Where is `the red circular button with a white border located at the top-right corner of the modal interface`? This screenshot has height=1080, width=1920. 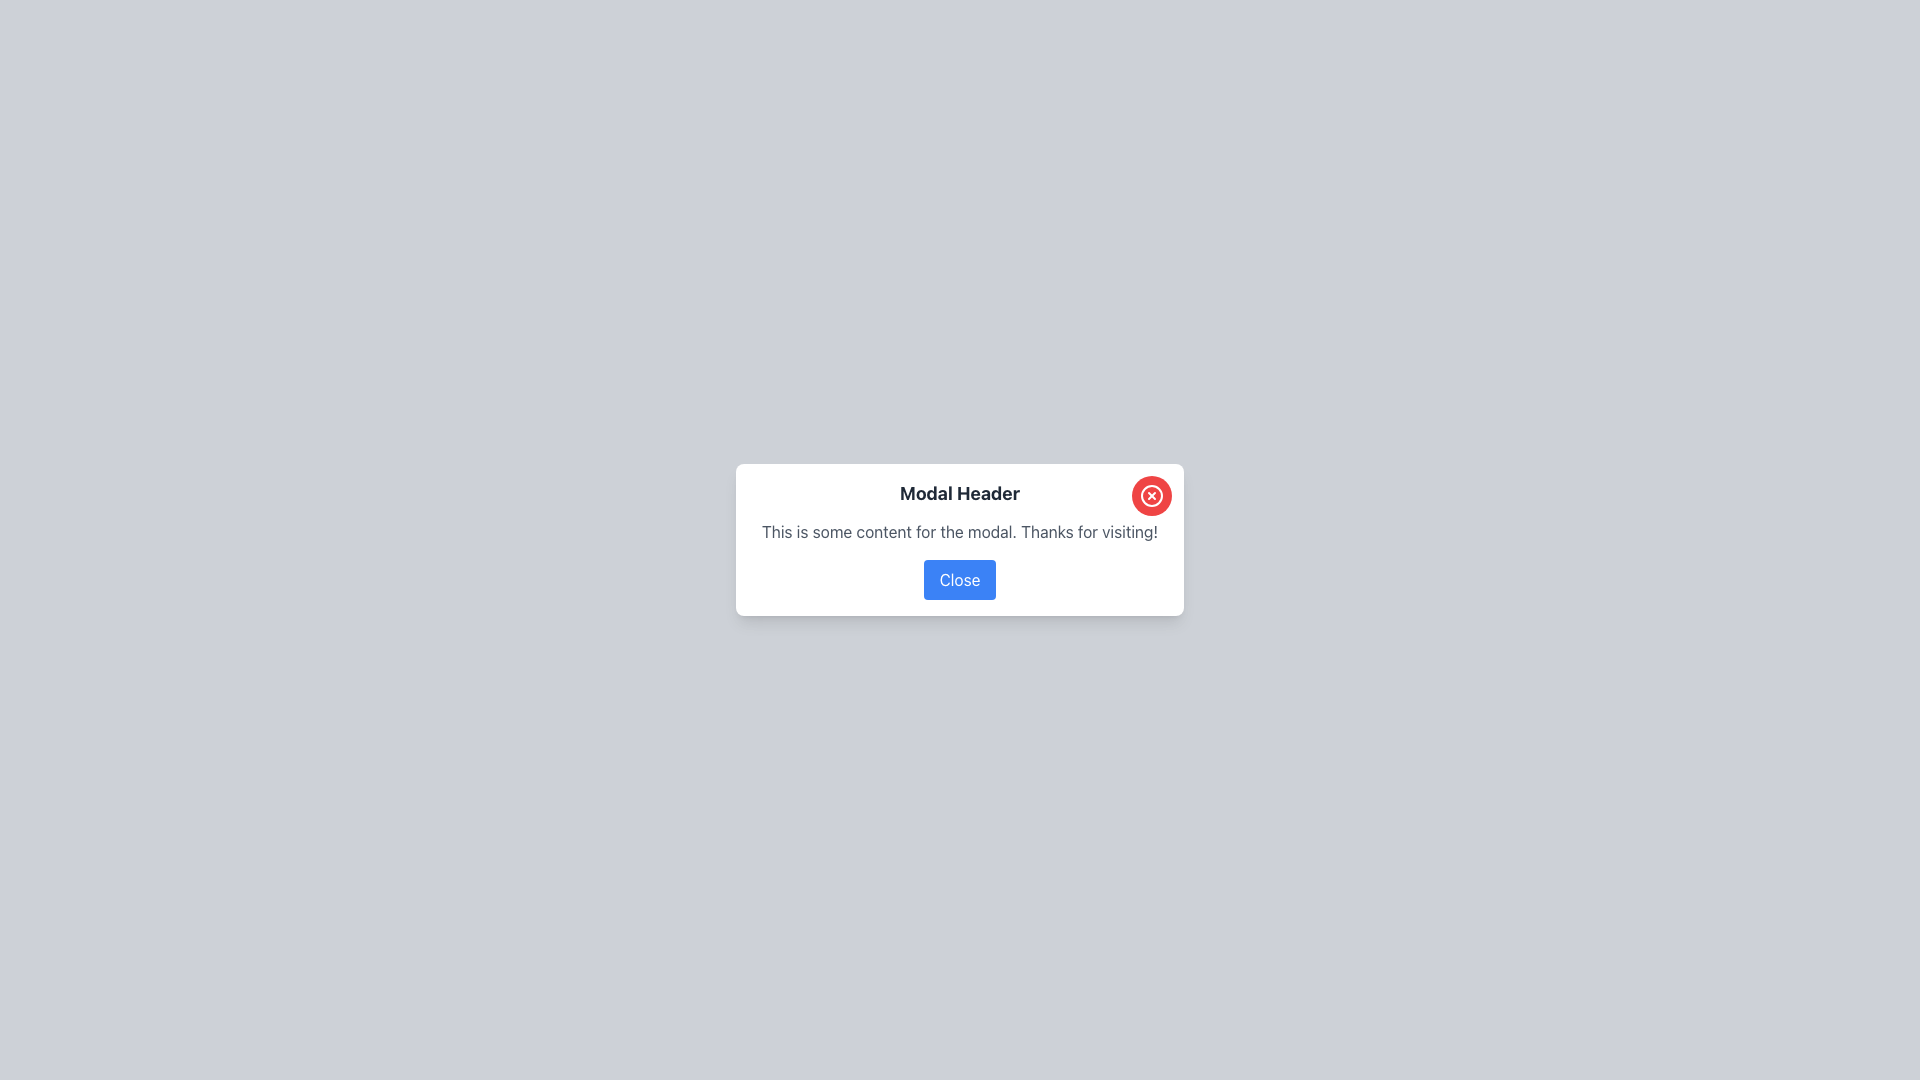 the red circular button with a white border located at the top-right corner of the modal interface is located at coordinates (1152, 495).